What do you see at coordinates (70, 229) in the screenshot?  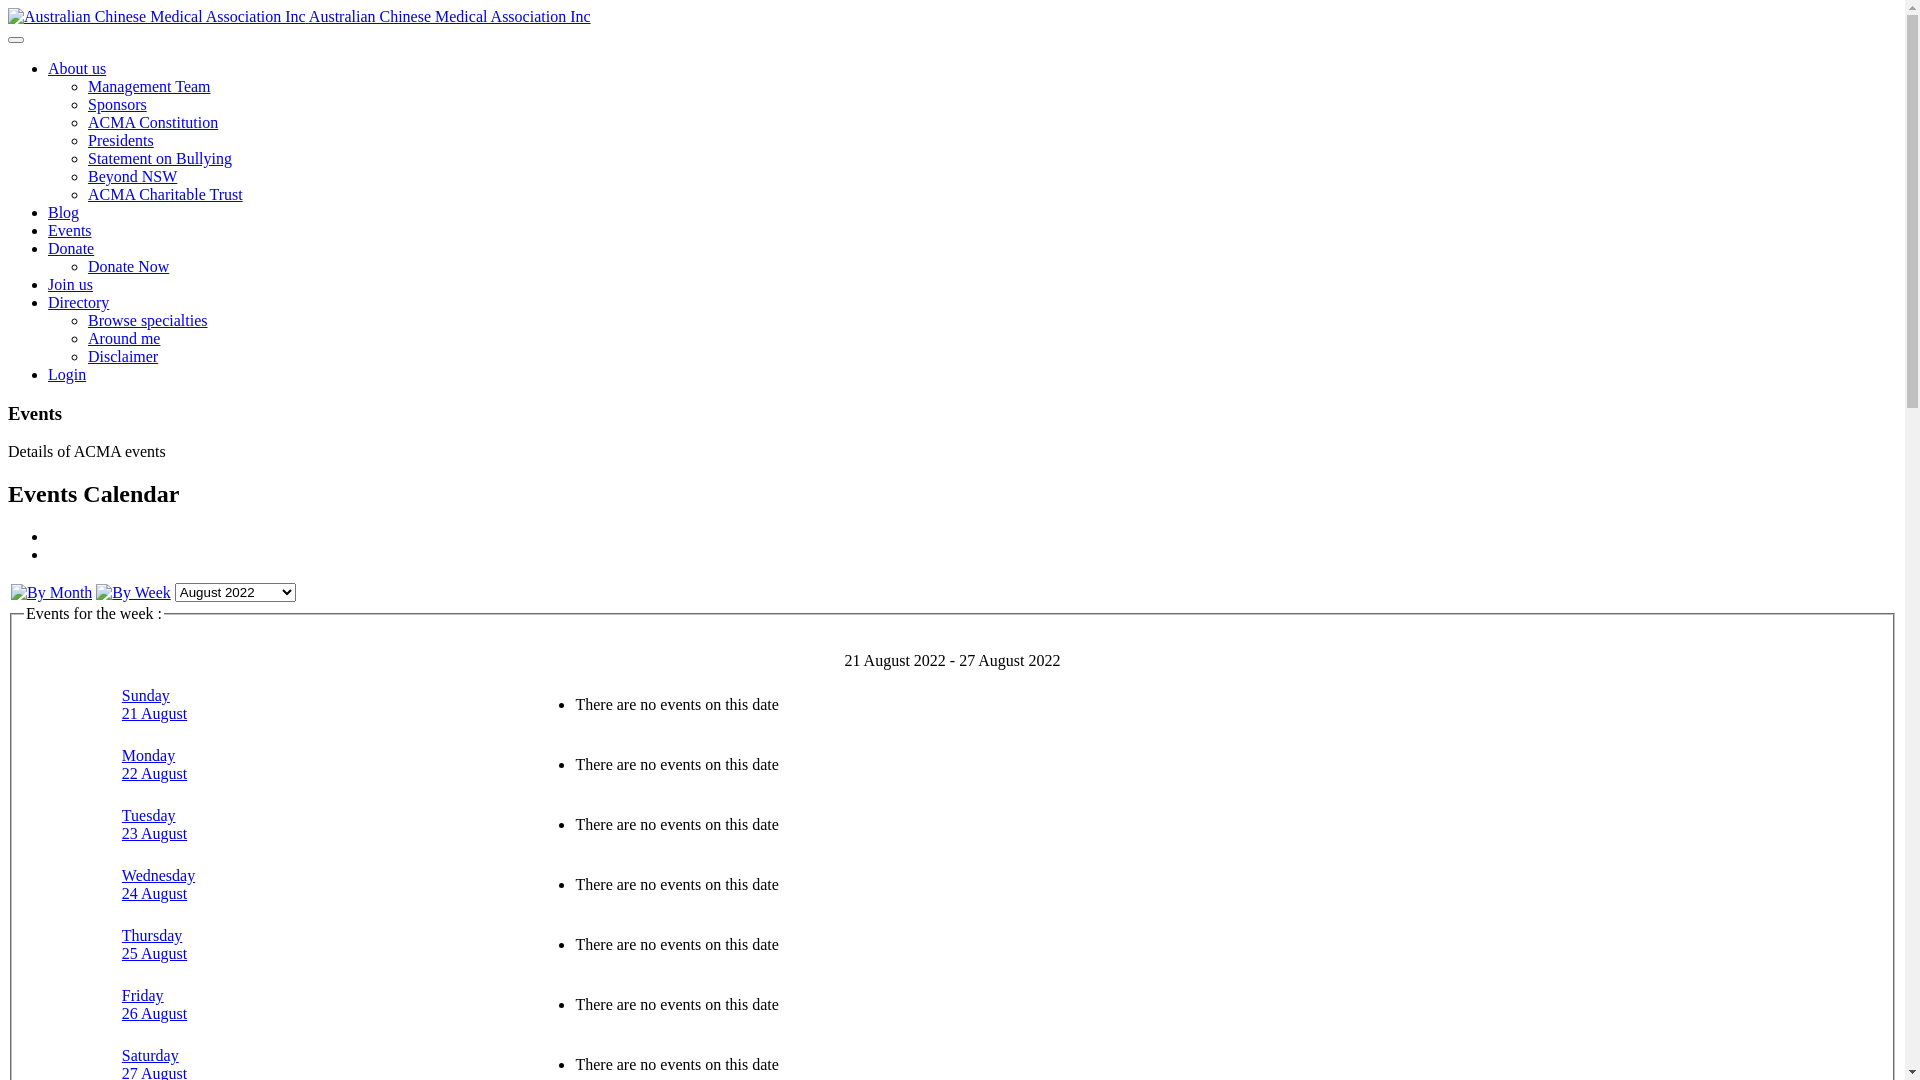 I see `'Events'` at bounding box center [70, 229].